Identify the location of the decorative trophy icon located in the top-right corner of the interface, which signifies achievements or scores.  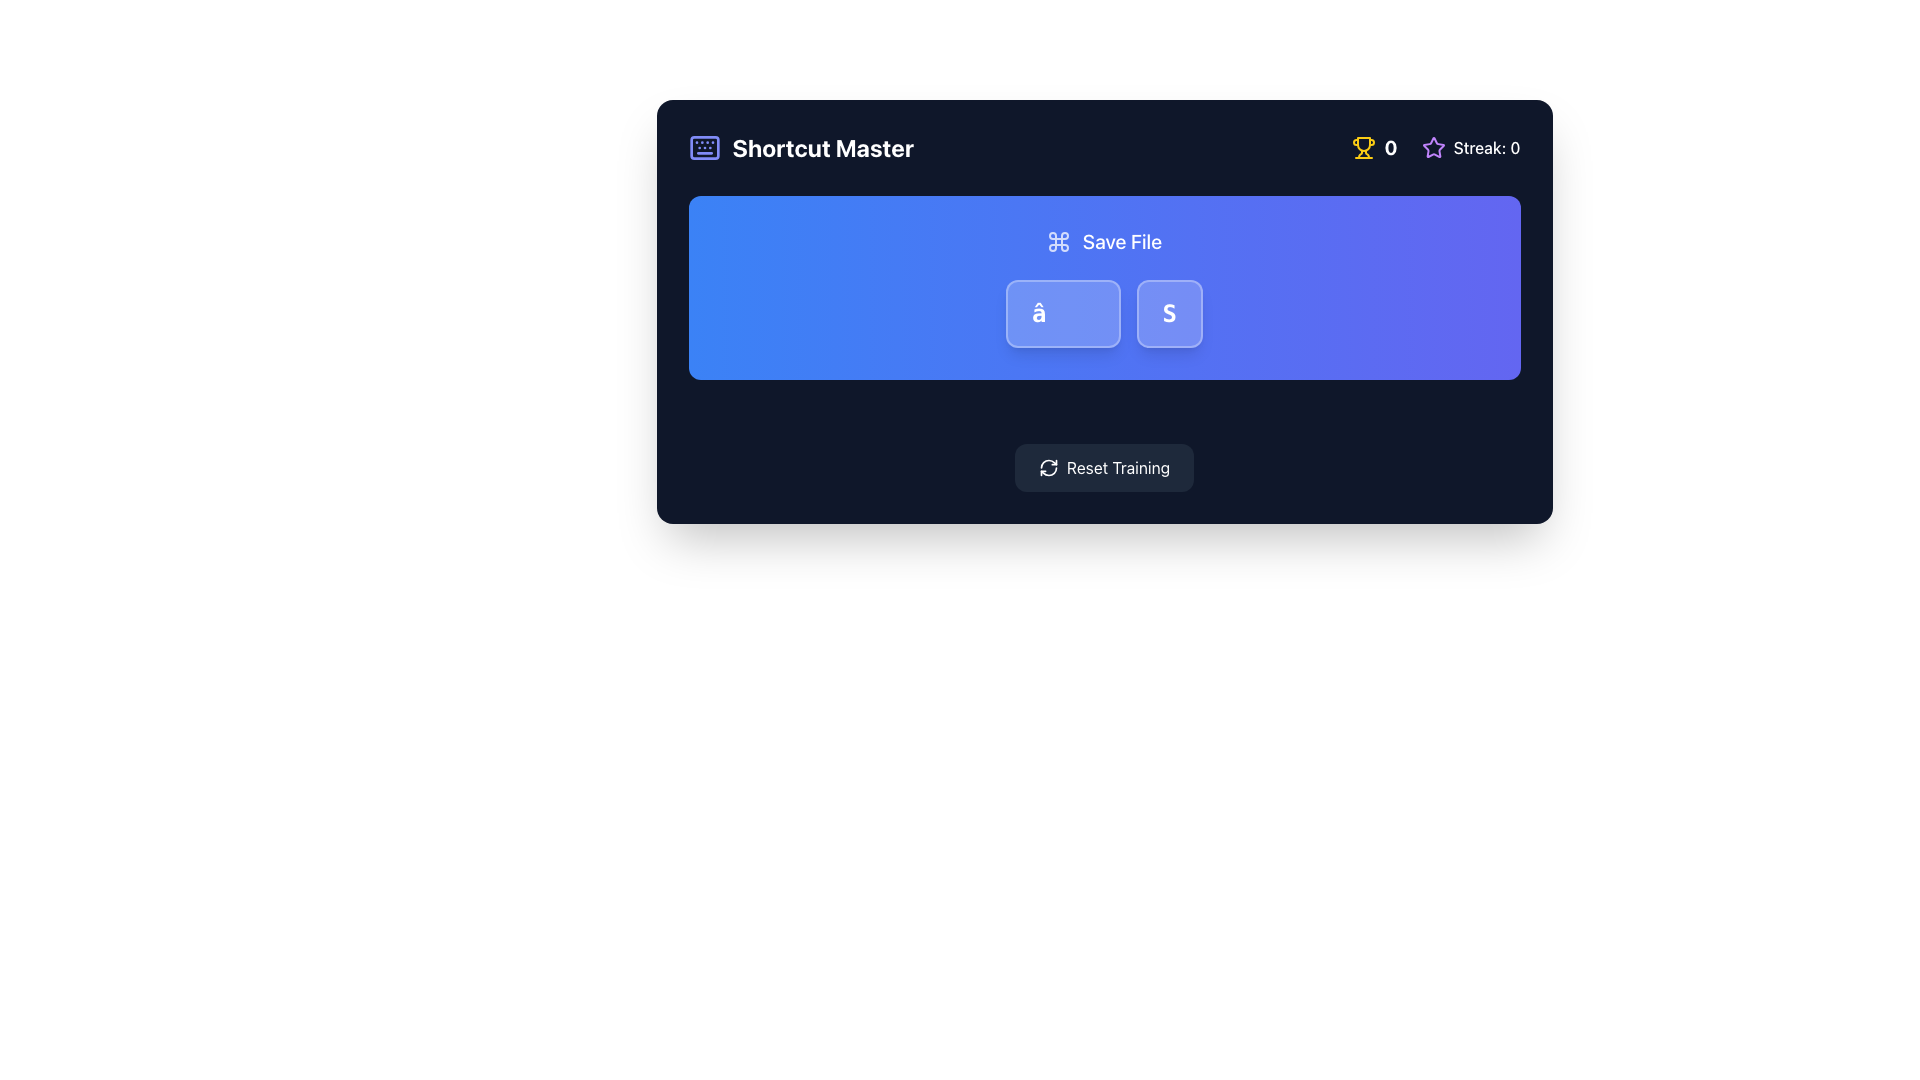
(1363, 143).